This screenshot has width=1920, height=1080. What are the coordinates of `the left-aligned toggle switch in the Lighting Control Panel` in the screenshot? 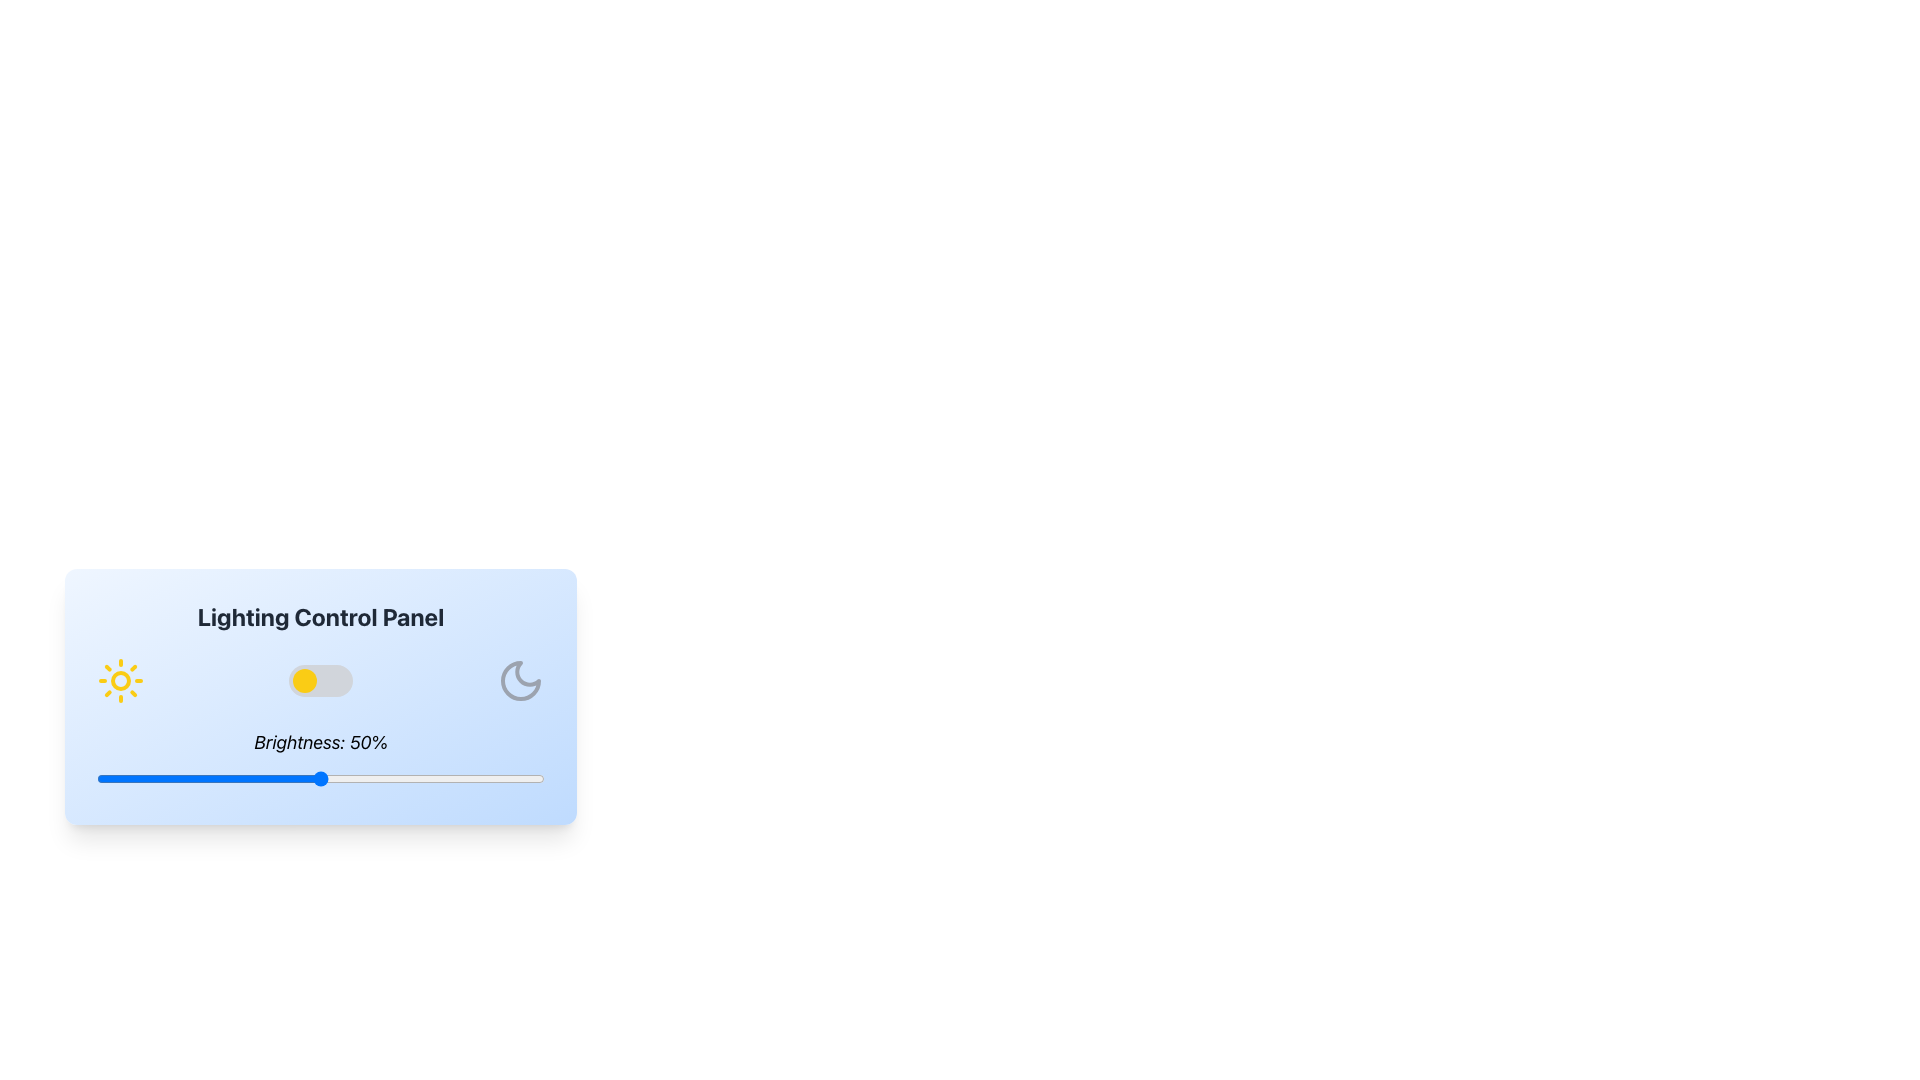 It's located at (304, 680).